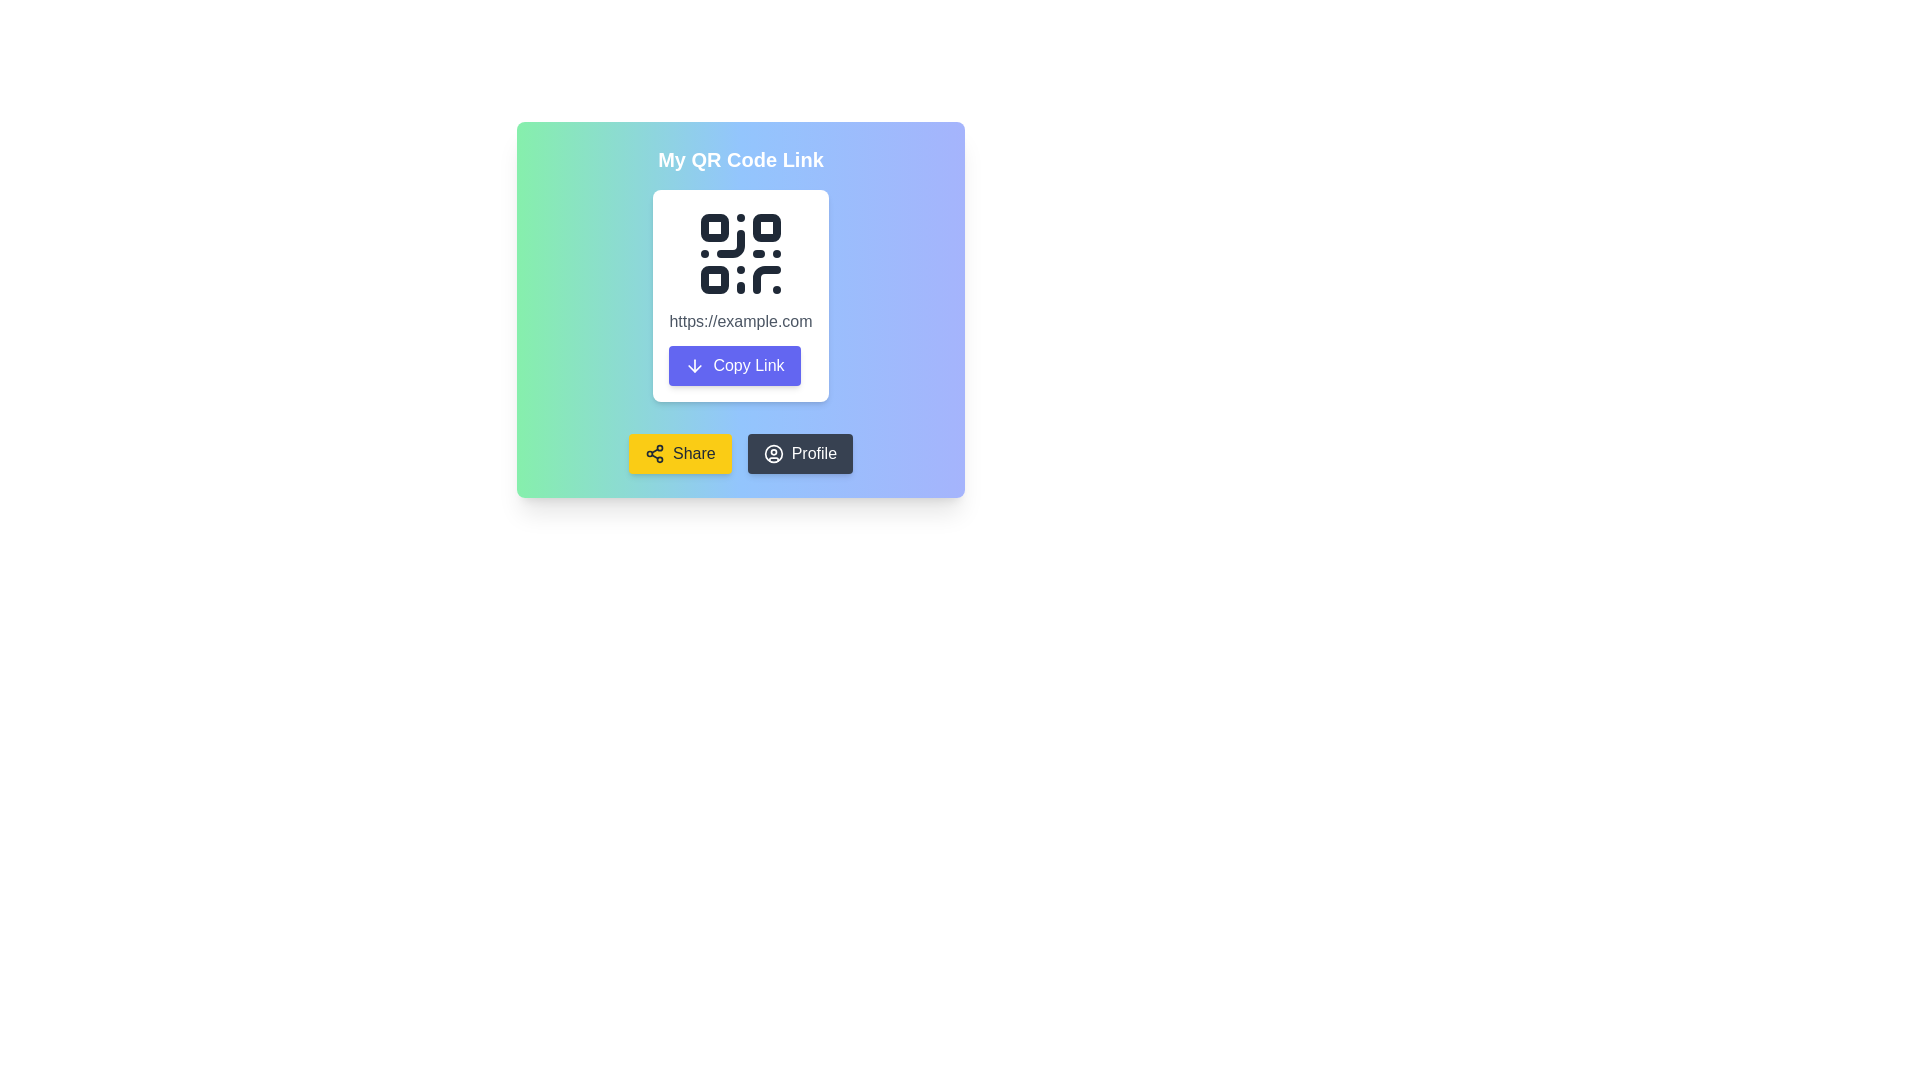  I want to click on the outermost circular layer of the user profile icon, which is an SVG Circle element that represents user-related features, so click(772, 454).